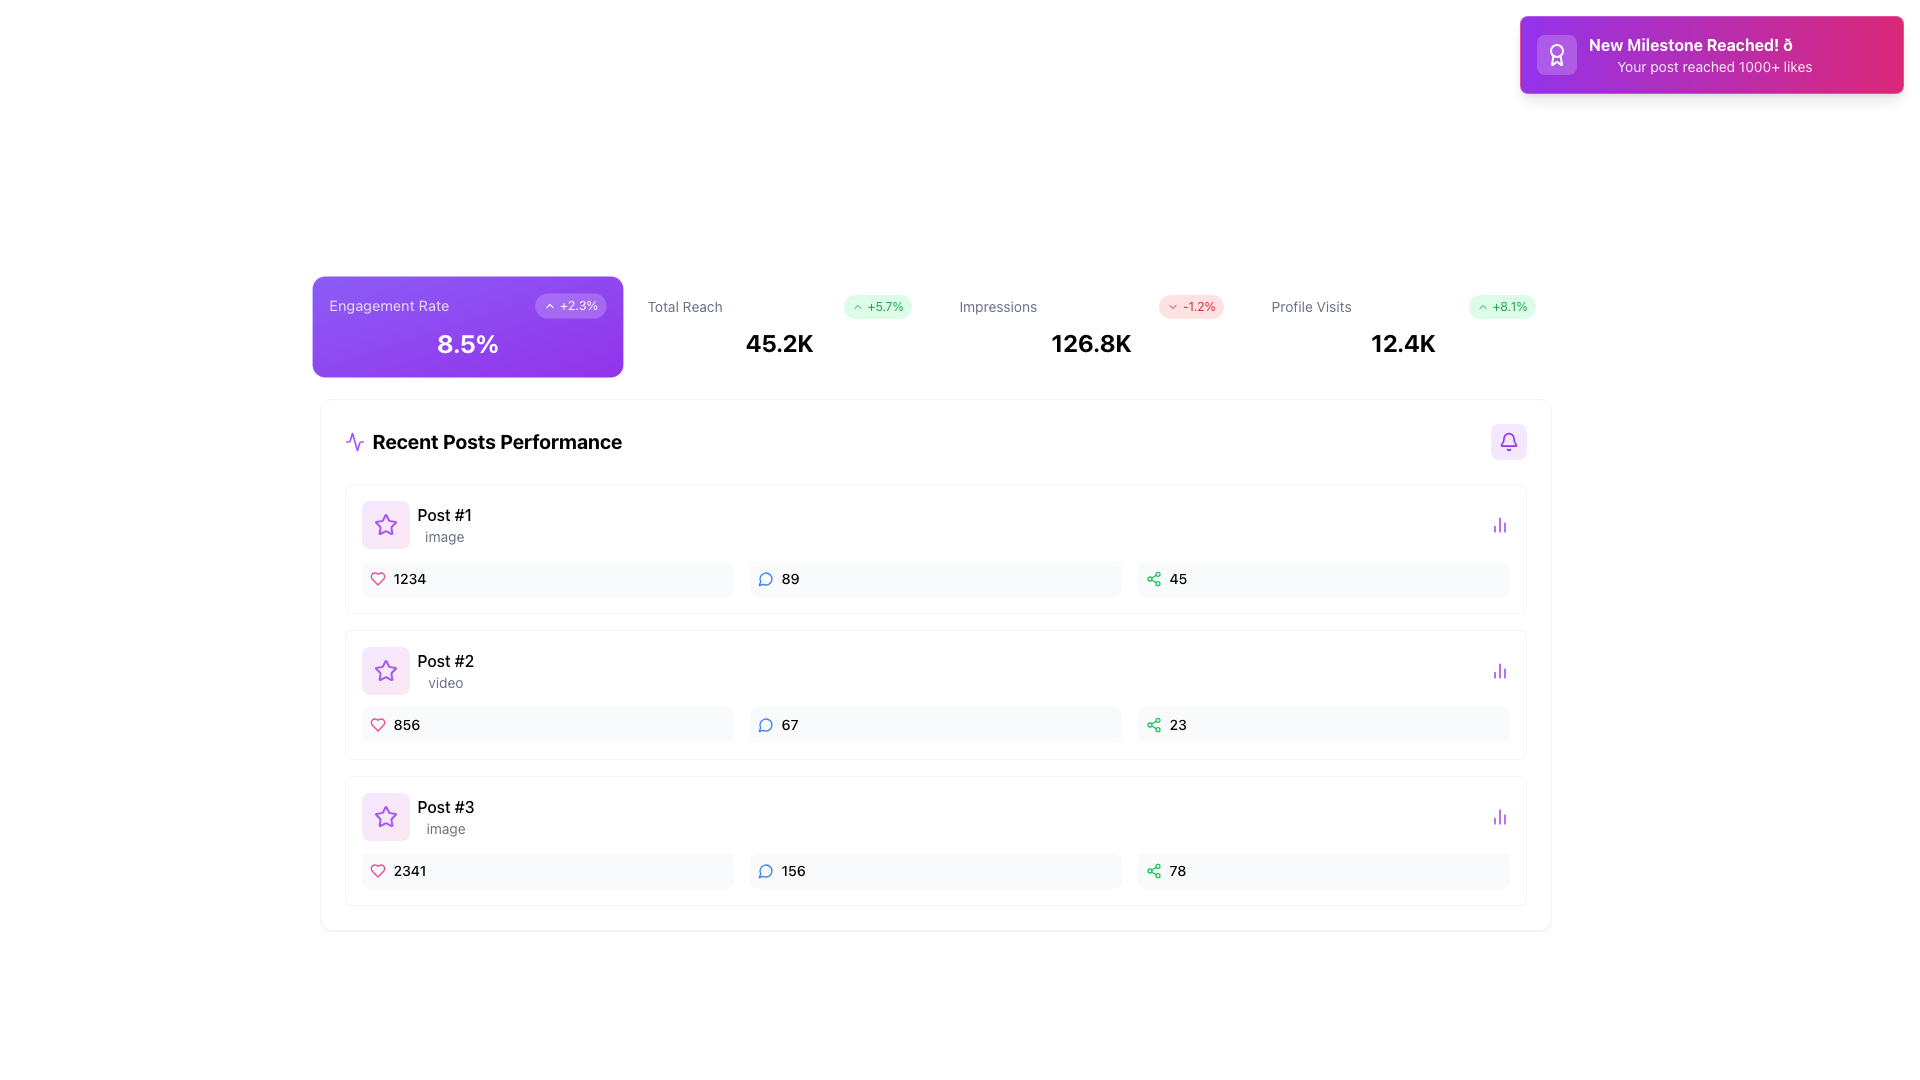 The height and width of the screenshot is (1080, 1920). I want to click on the purple icon button featuring three vertical lines located at the far right of the 'Post #3' card, so click(1499, 817).